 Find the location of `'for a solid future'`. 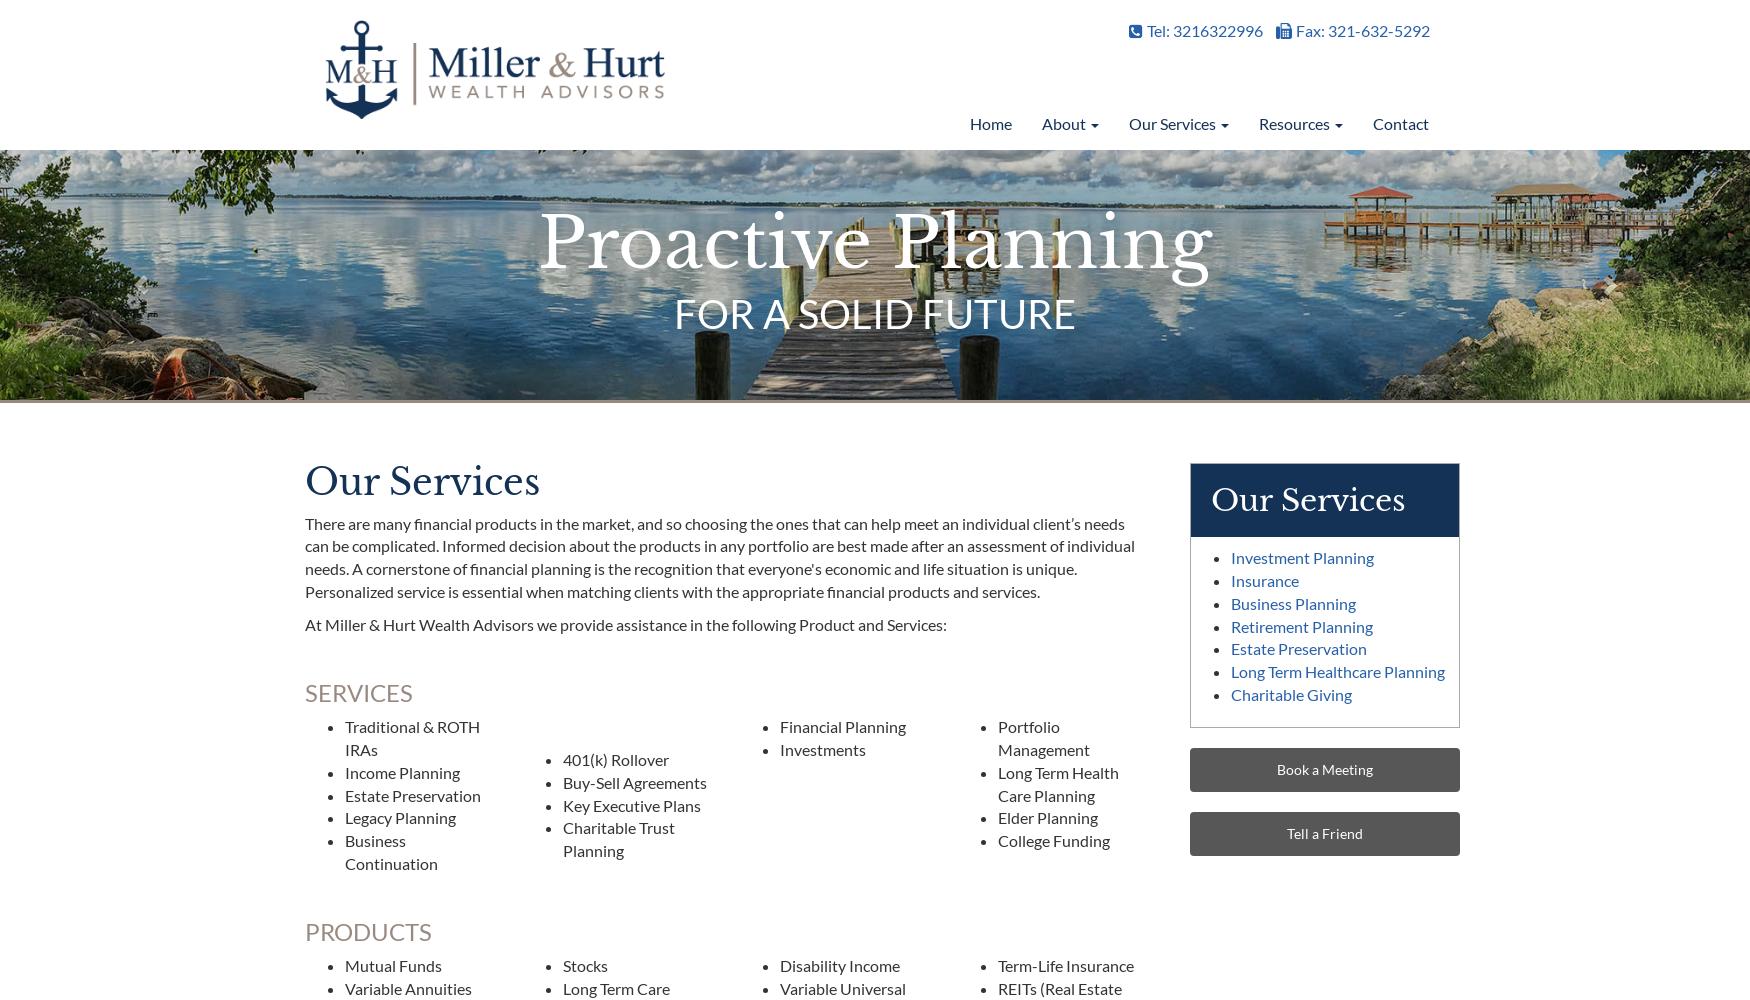

'for a solid future' is located at coordinates (875, 312).